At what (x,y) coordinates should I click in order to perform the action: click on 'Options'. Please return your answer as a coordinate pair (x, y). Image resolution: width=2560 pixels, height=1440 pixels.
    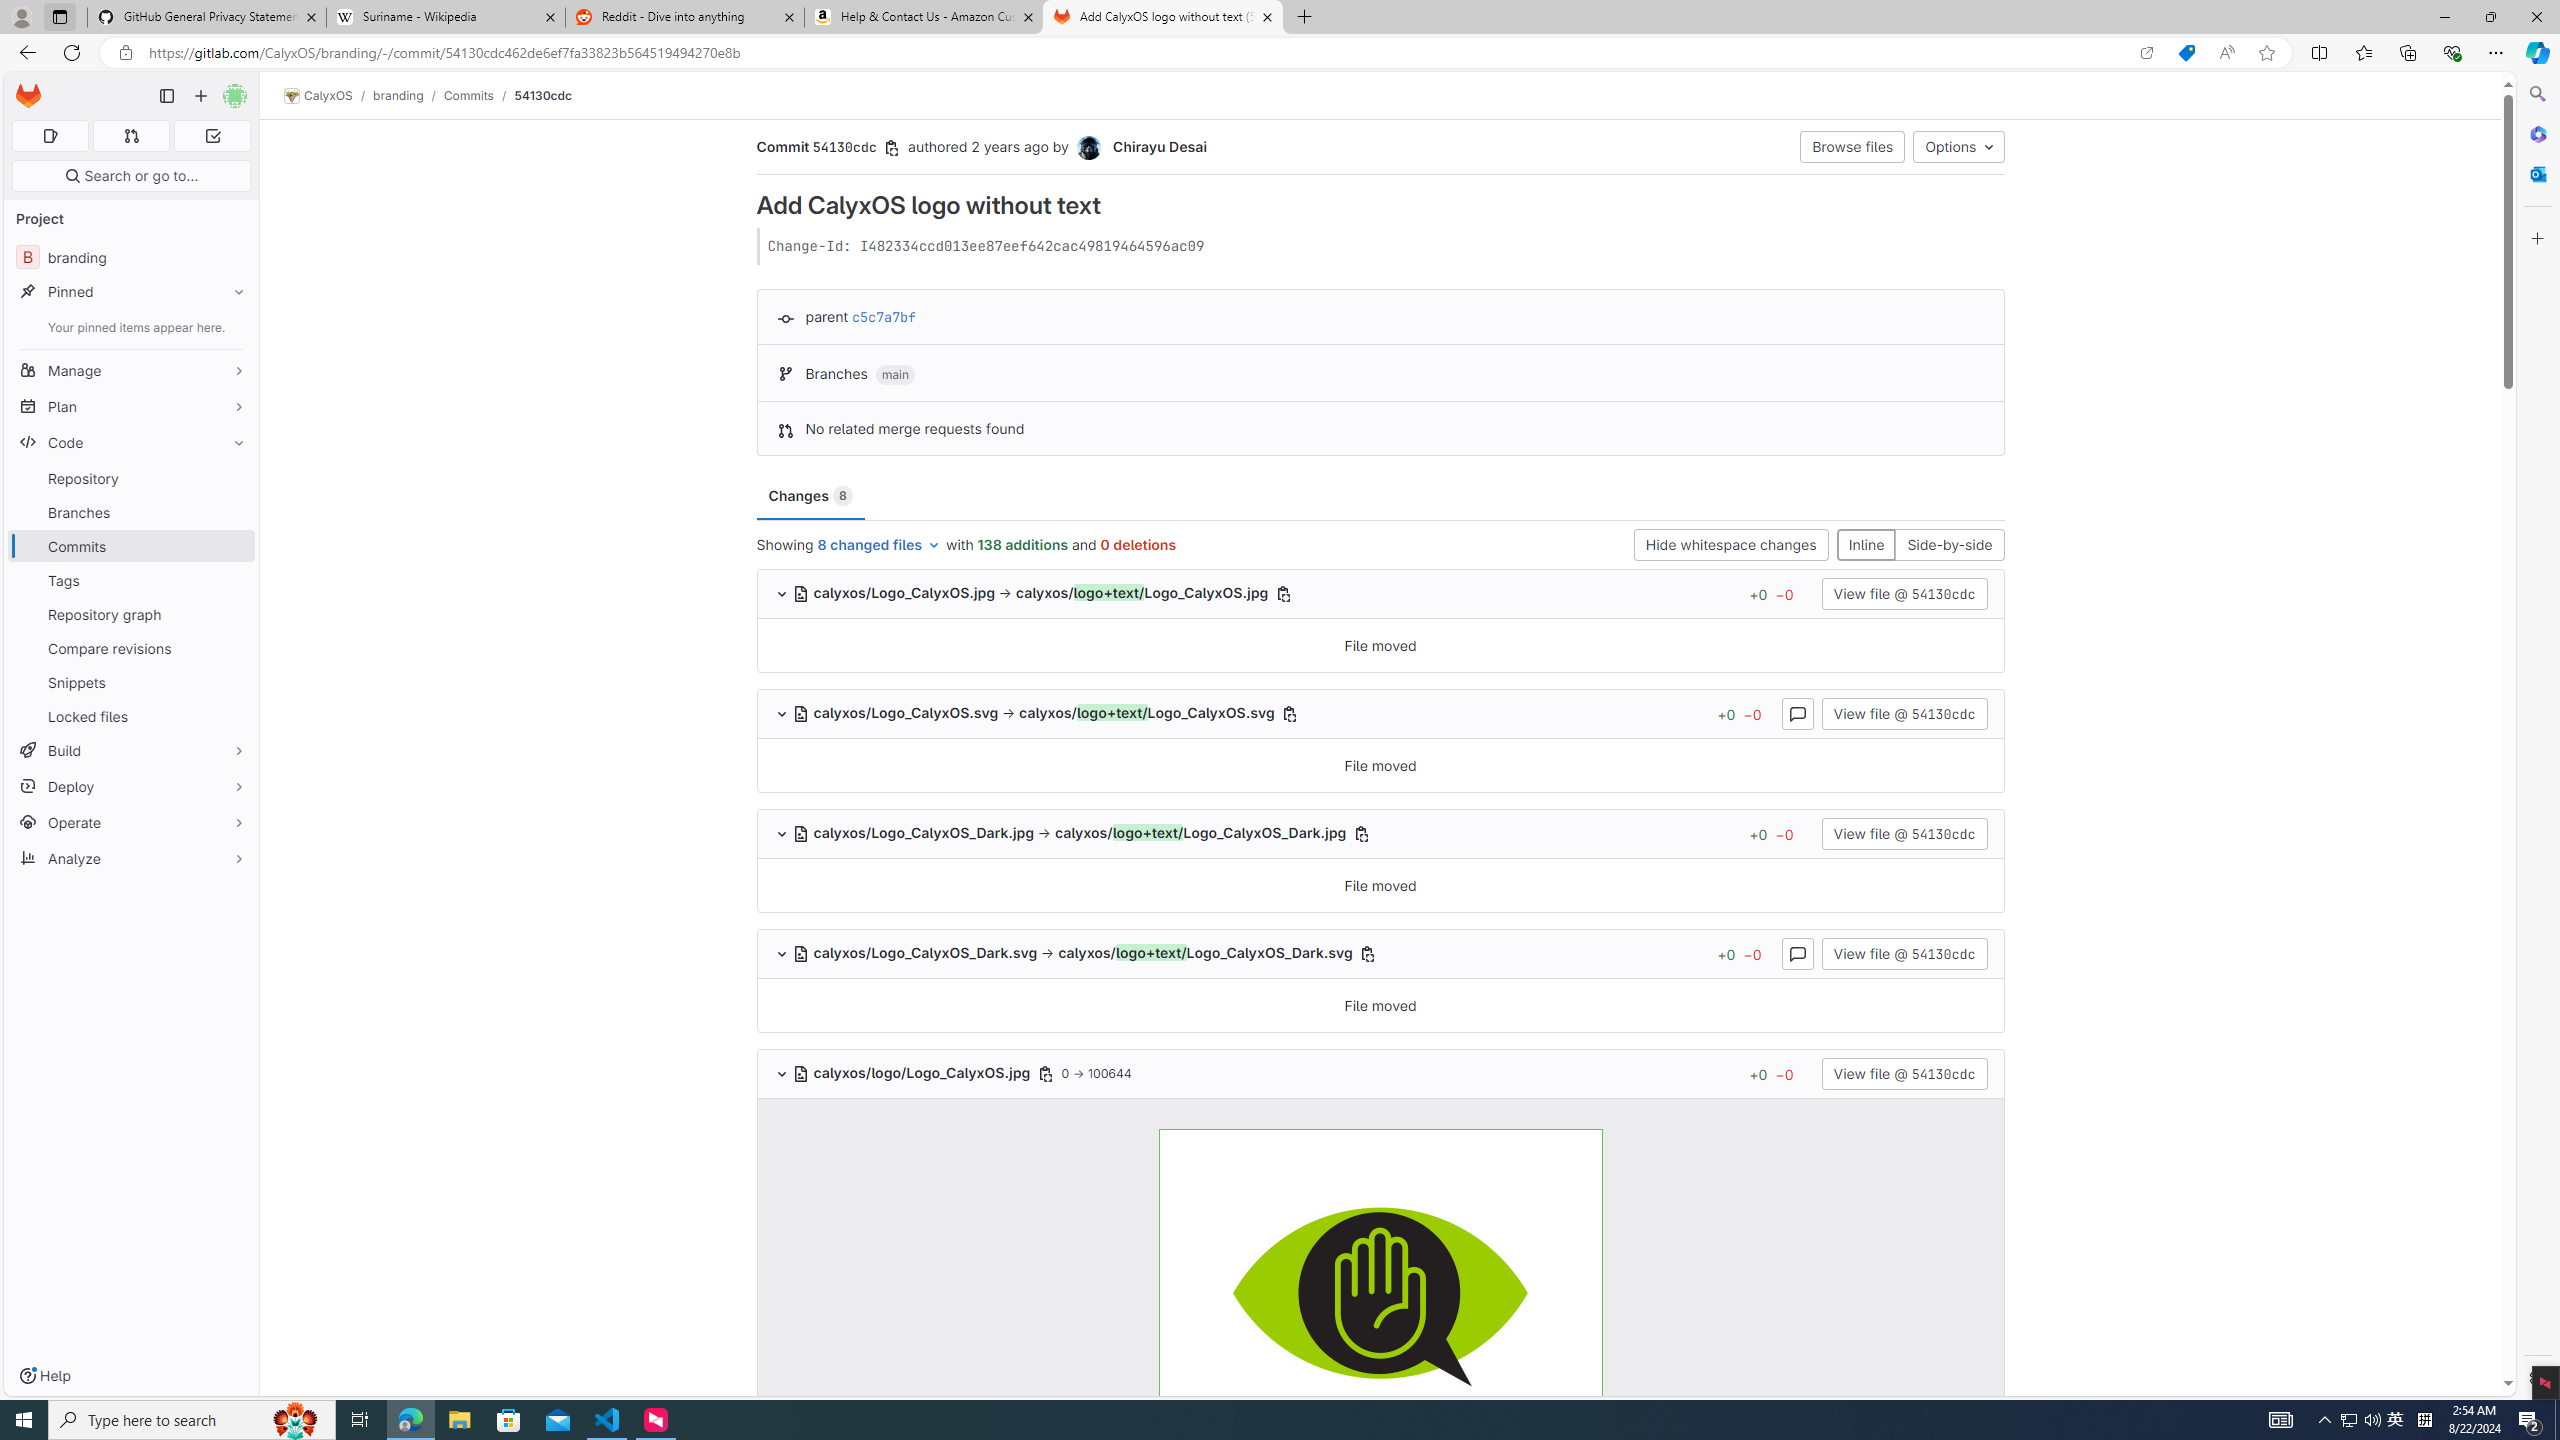
    Looking at the image, I should click on (1957, 145).